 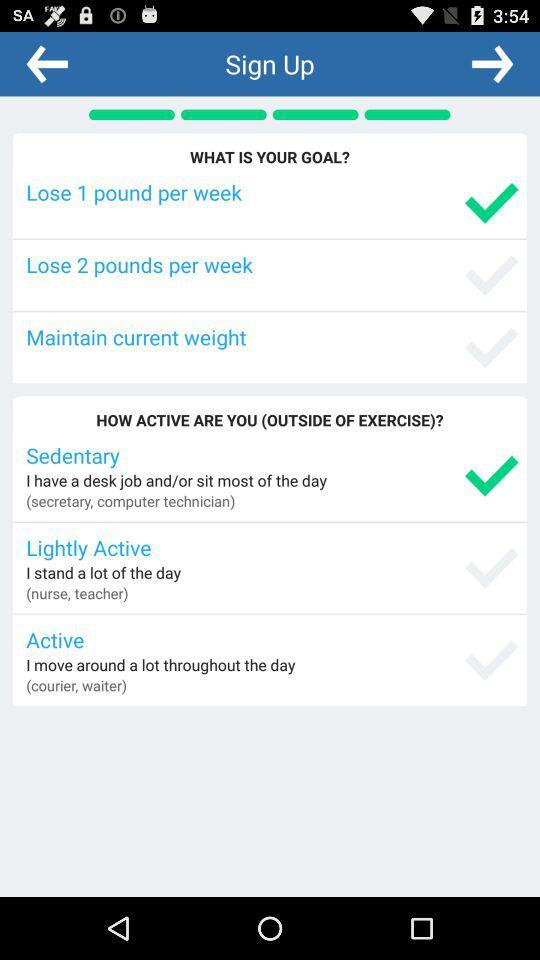 I want to click on next page, so click(x=491, y=63).